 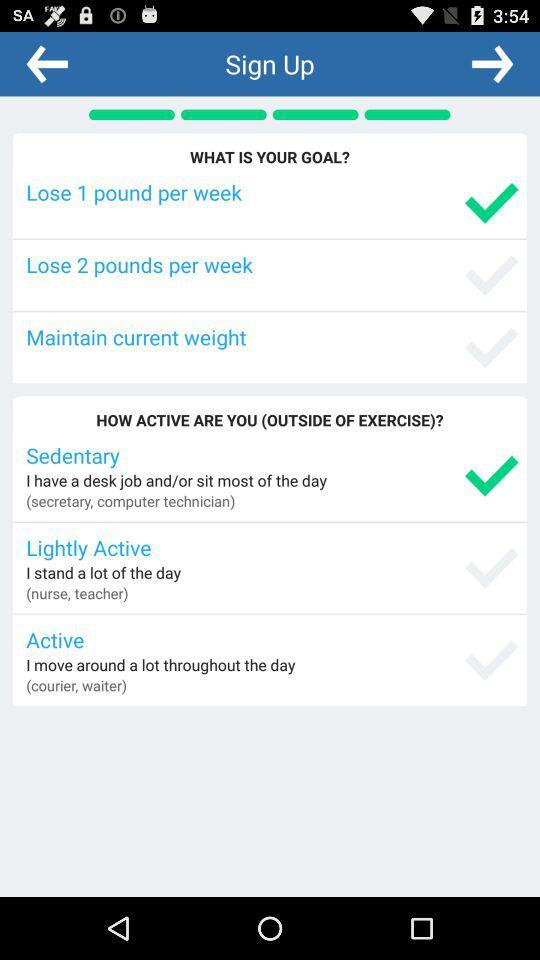 I want to click on next page, so click(x=491, y=63).